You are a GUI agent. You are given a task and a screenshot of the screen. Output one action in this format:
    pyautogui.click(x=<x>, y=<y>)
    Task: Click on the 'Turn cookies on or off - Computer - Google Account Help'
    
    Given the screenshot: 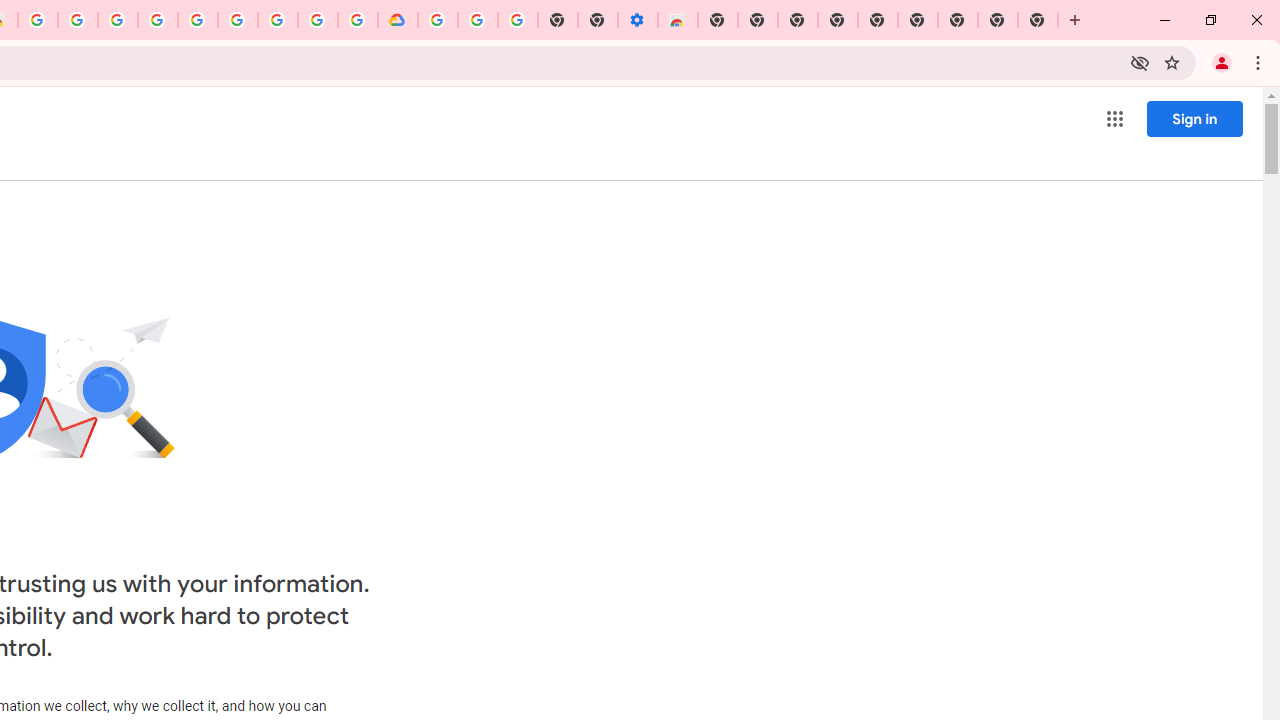 What is the action you would take?
    pyautogui.click(x=517, y=20)
    